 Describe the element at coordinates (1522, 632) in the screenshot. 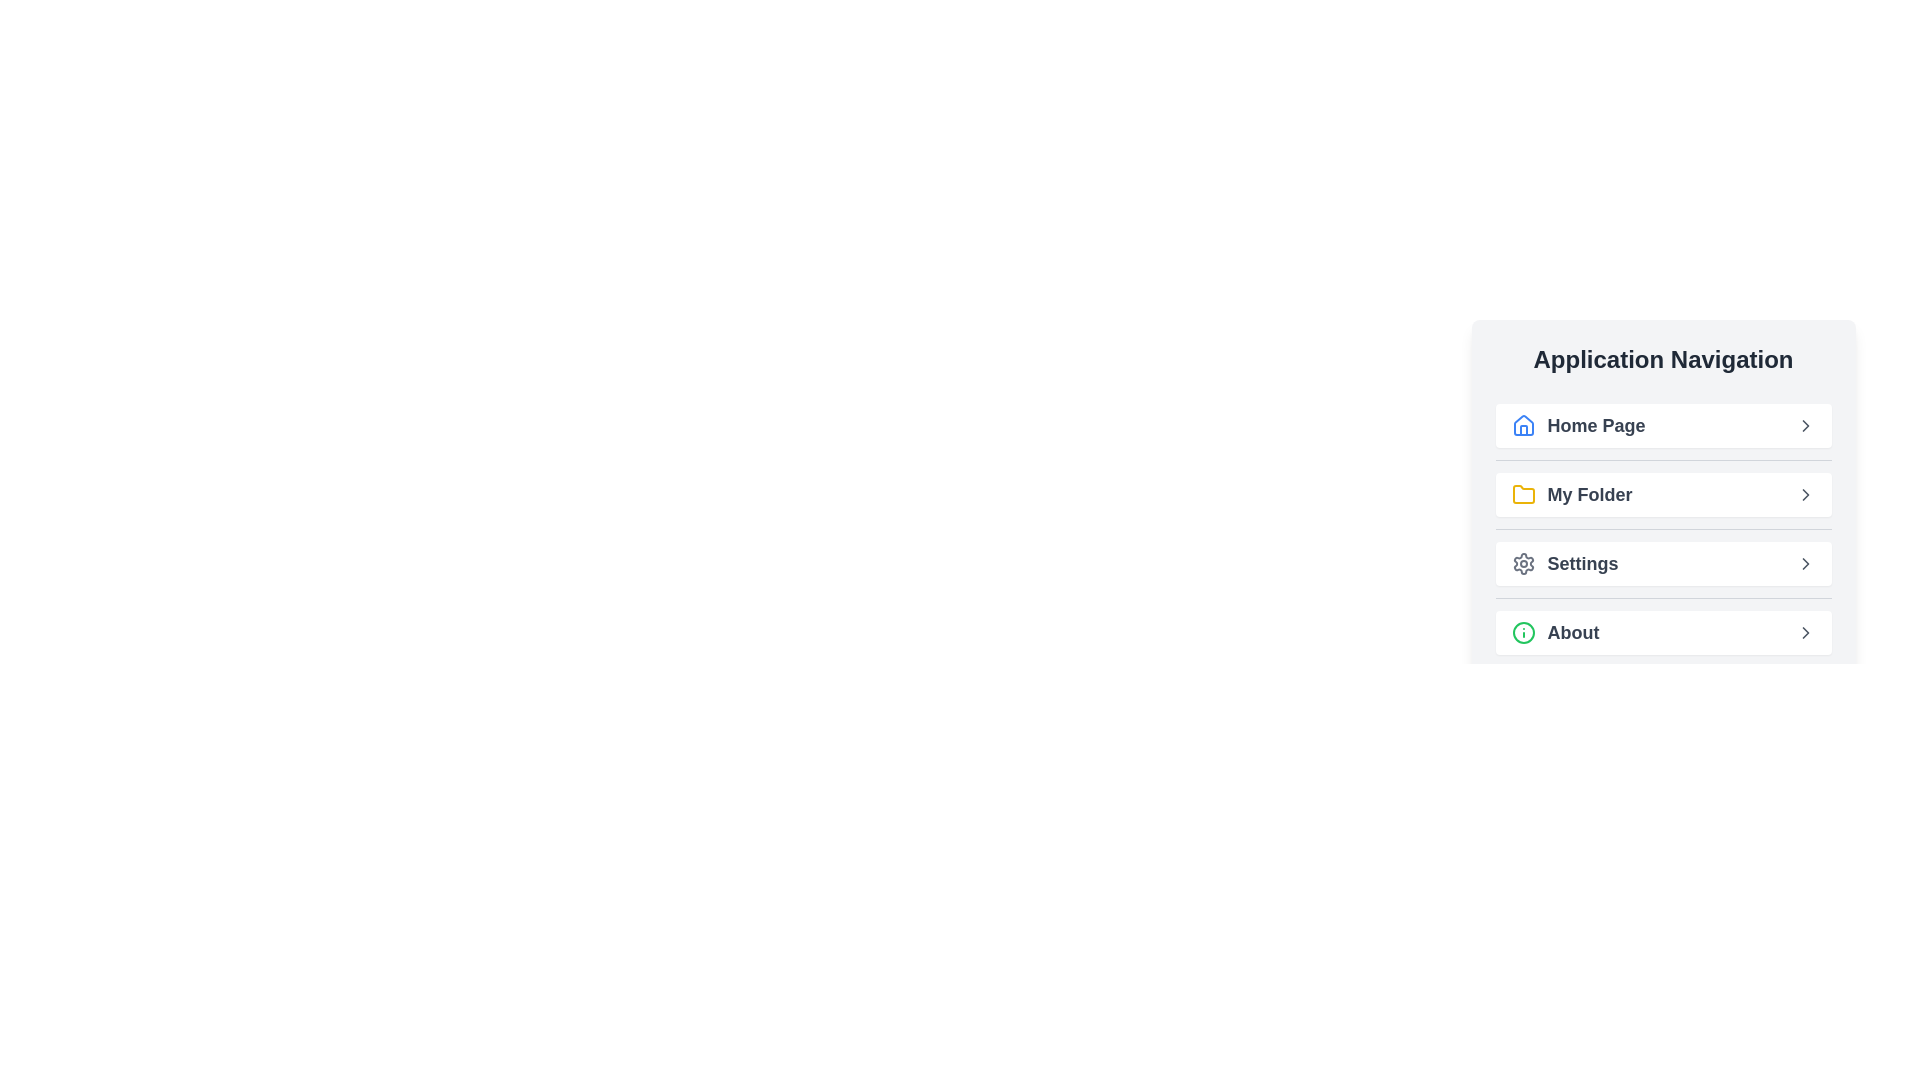

I see `the 'About' navigation entry which is represented by the SVG icon containing a circular shape with a green border` at that location.